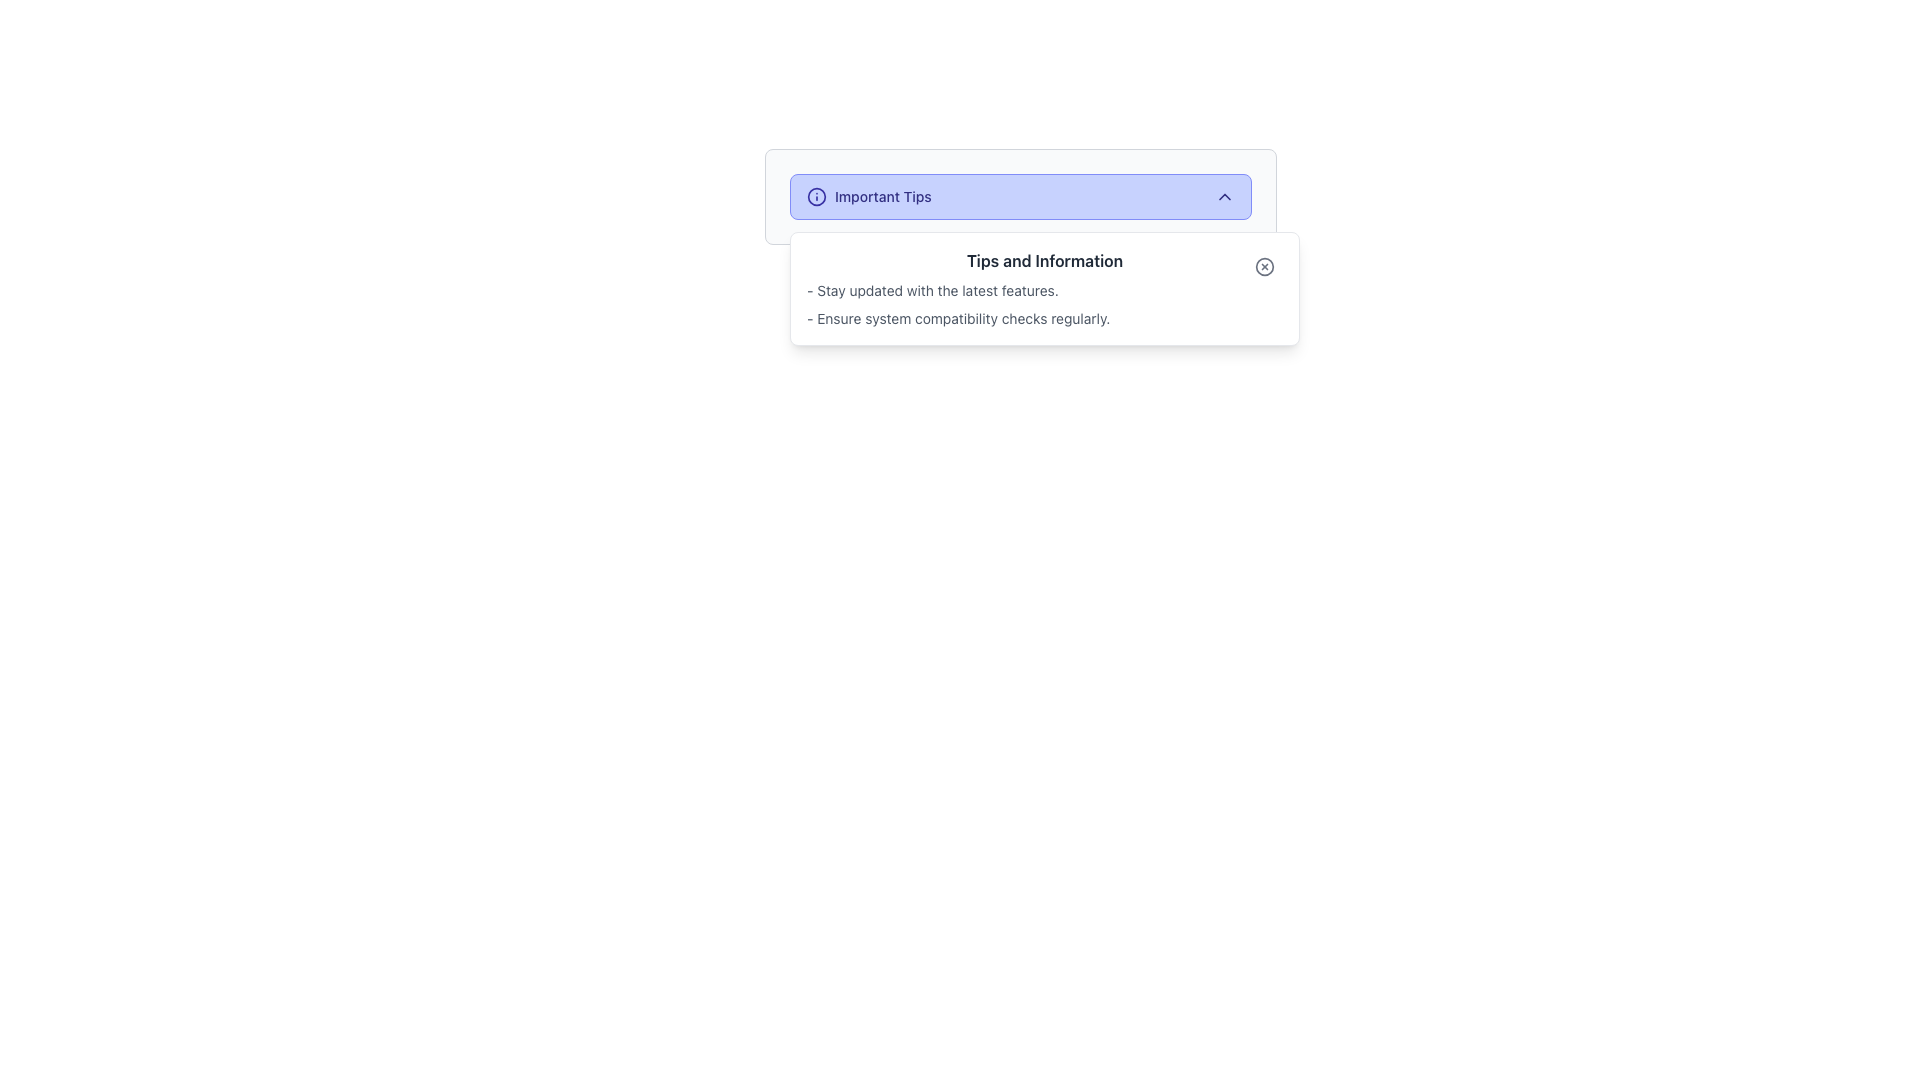 The image size is (1920, 1080). What do you see at coordinates (816, 196) in the screenshot?
I see `circular vector graphic element that serves as the decorative boundary of the information icon located on the left side of the 'Important Tips' heading` at bounding box center [816, 196].